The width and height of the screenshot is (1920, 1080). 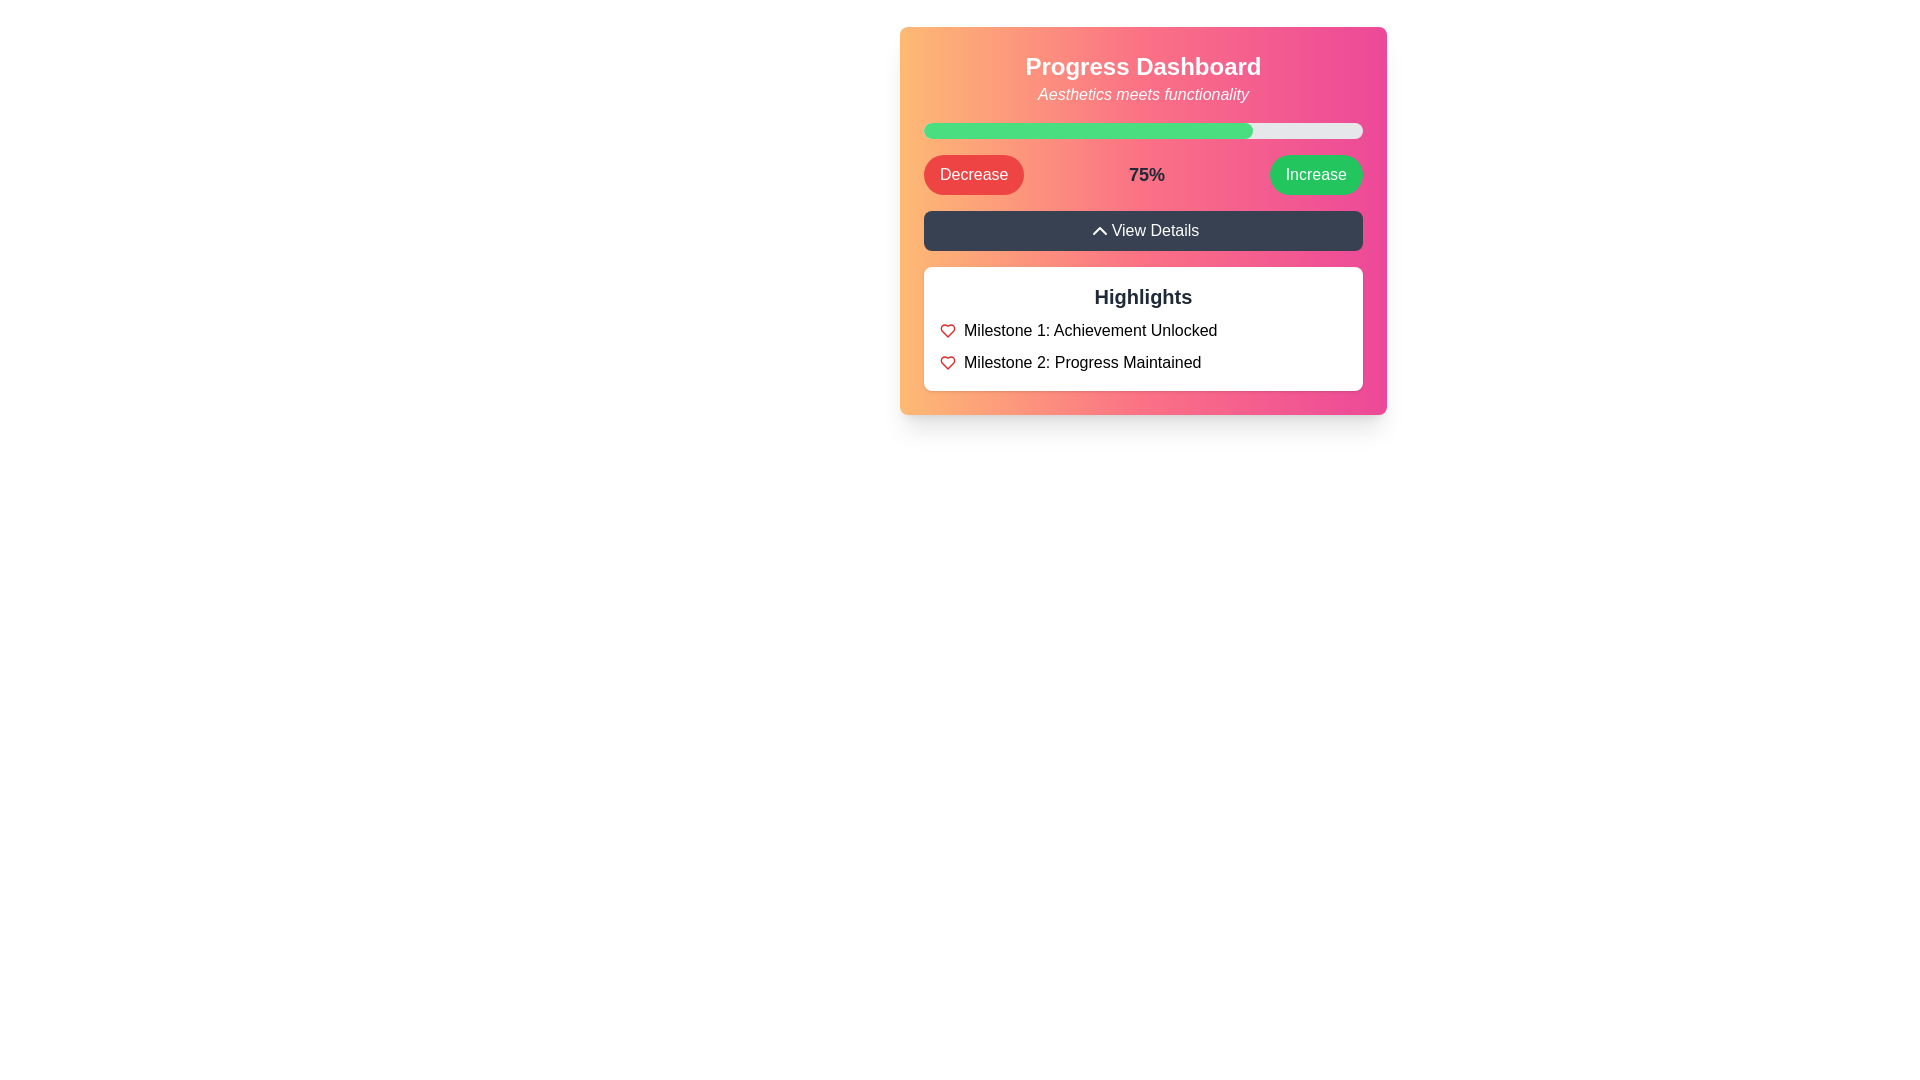 I want to click on the heart icon that signifies 'Milestone 2: Progress Maintained' to acknowledge or interact with it, so click(x=947, y=362).